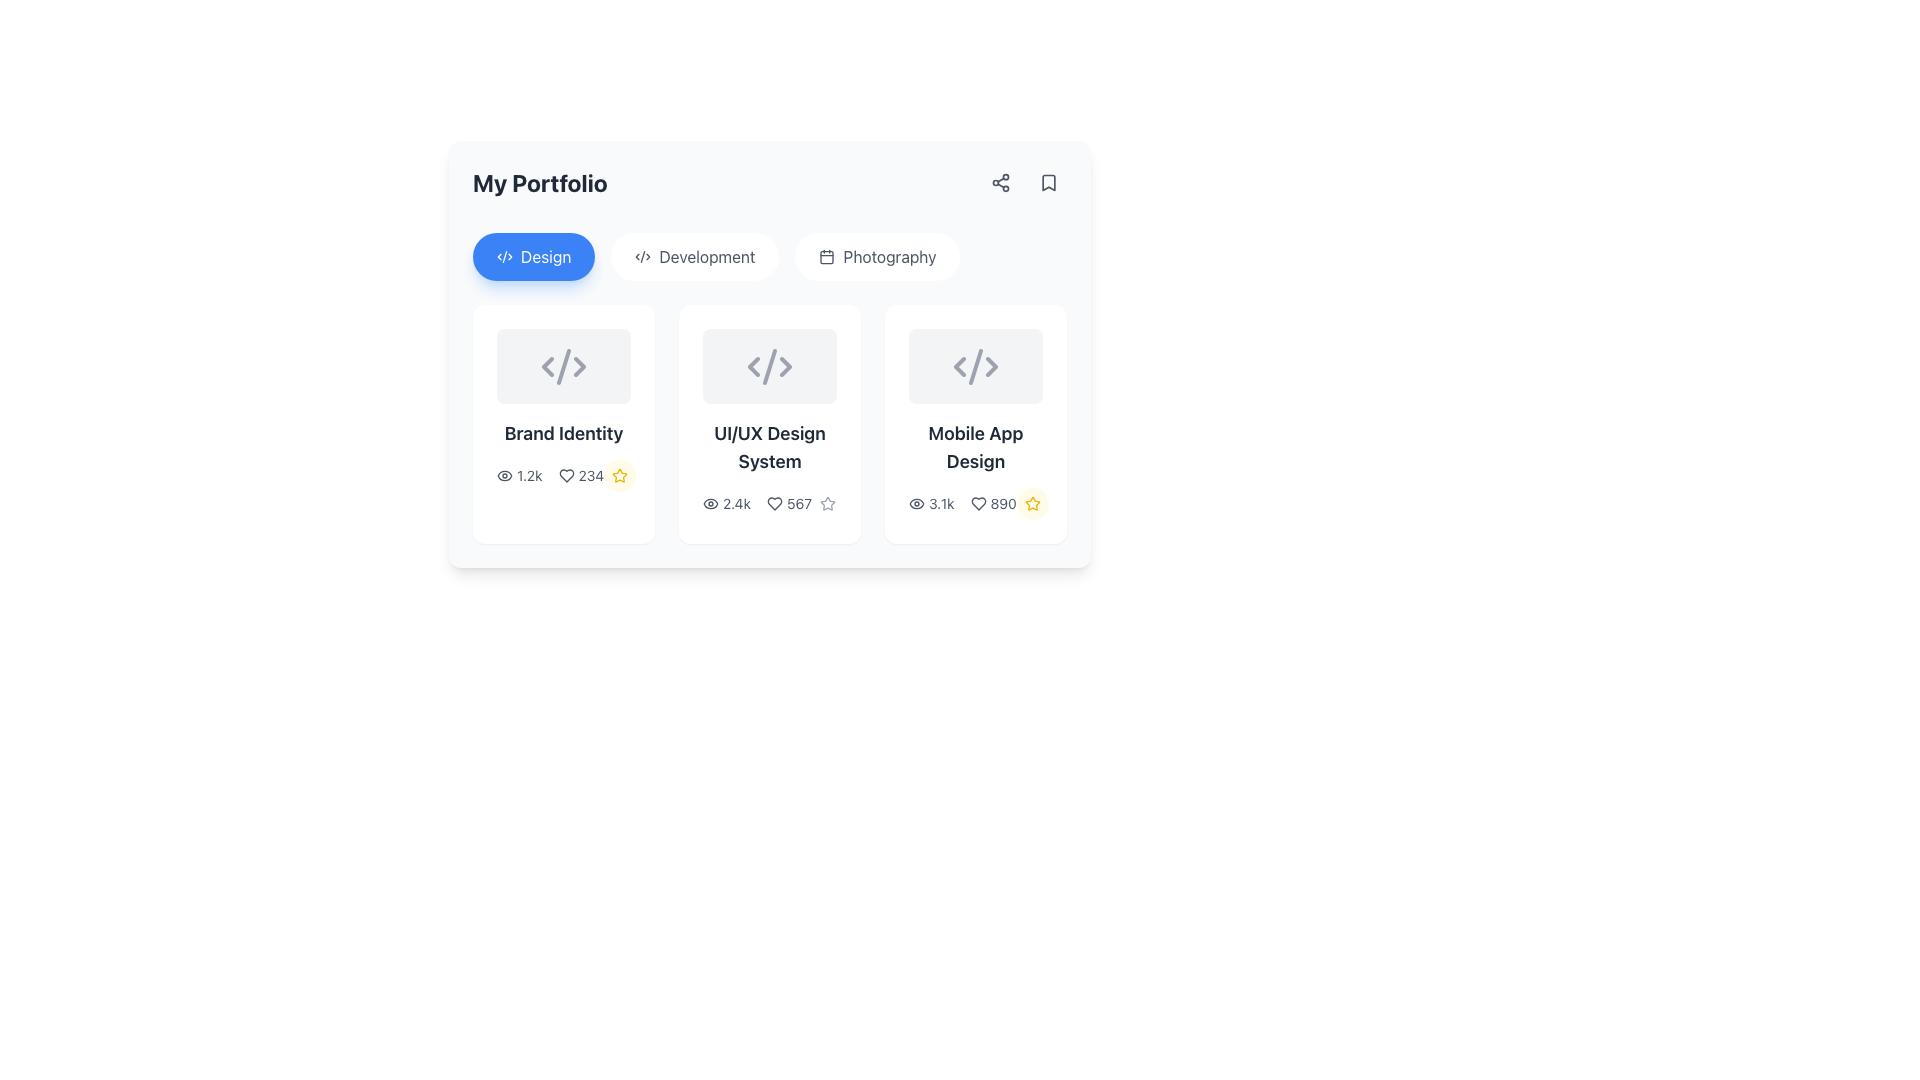 The height and width of the screenshot is (1080, 1920). Describe the element at coordinates (710, 503) in the screenshot. I see `the eye icon located in the top right corner of the interactive panel, which is used for toggling visibility features` at that location.